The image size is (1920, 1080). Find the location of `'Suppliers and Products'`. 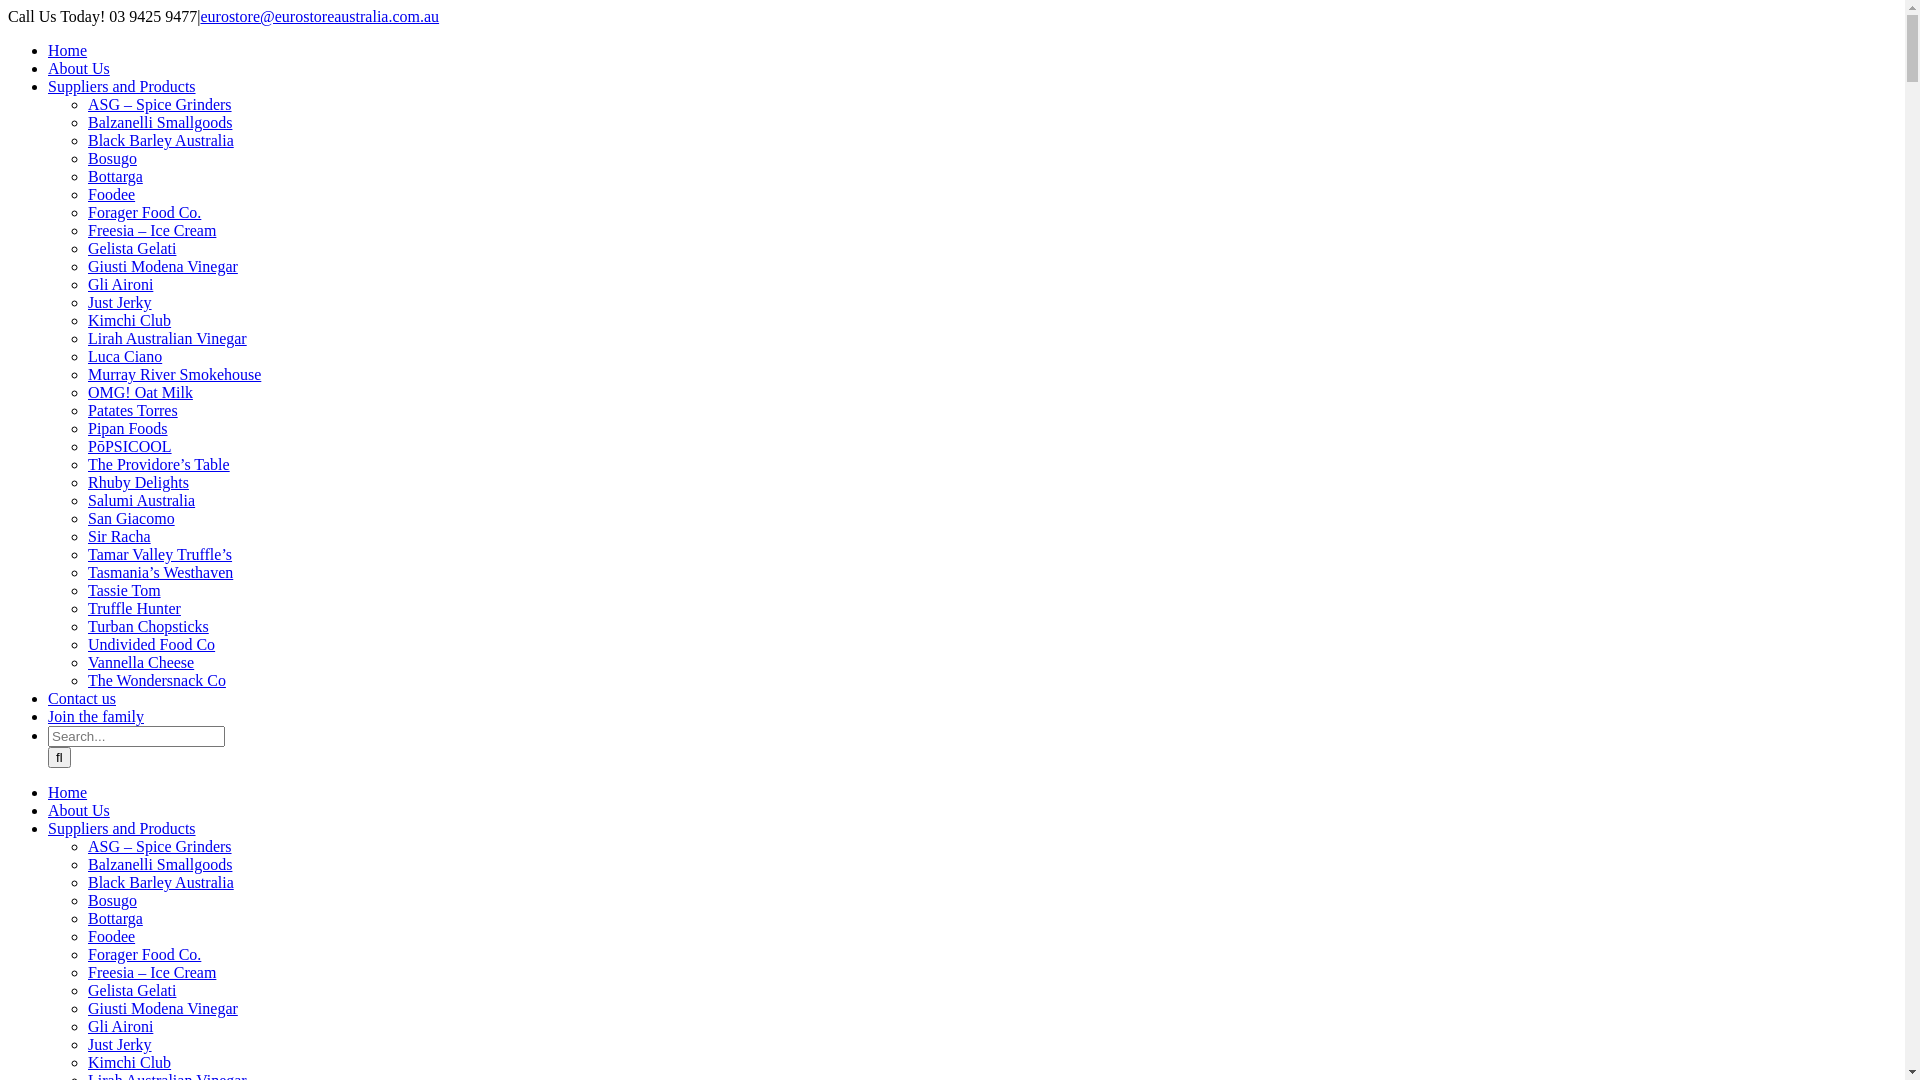

'Suppliers and Products' is located at coordinates (120, 85).